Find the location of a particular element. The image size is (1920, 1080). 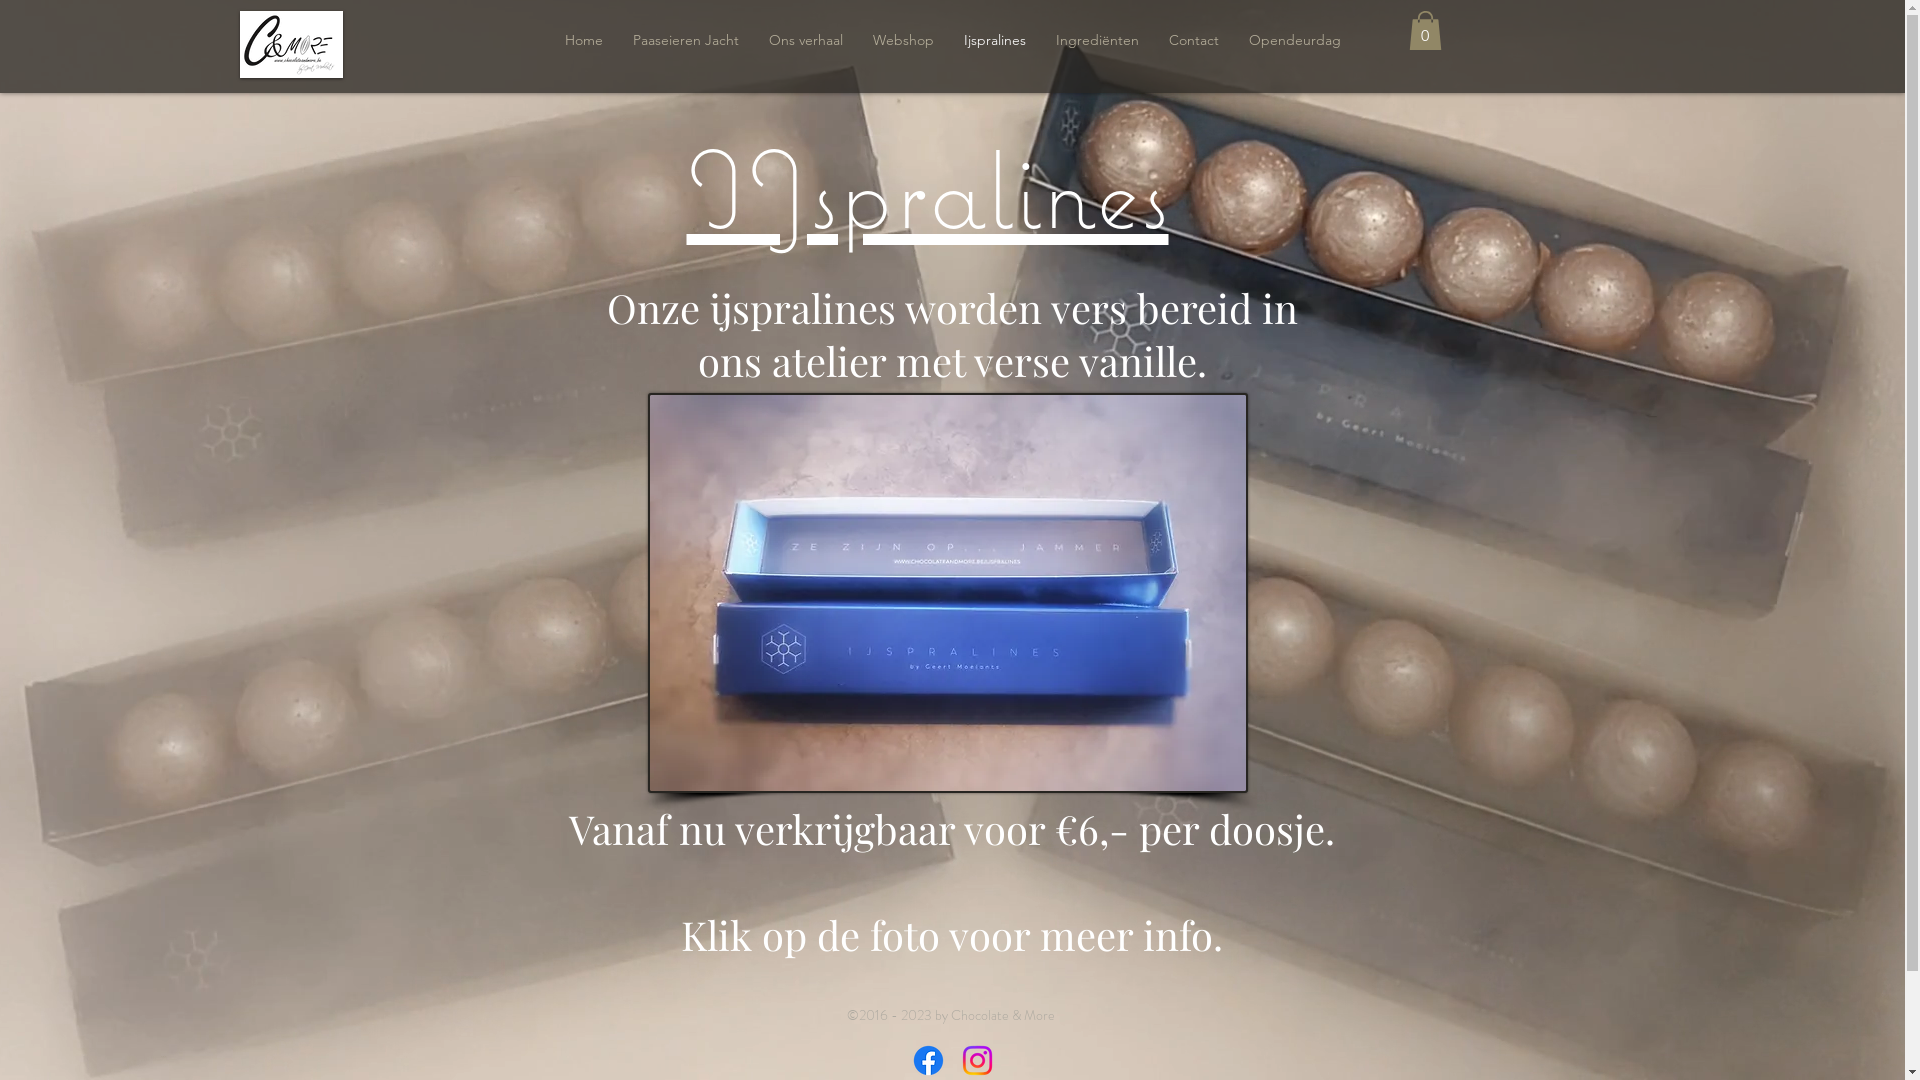

'Opendeurdag' is located at coordinates (1232, 39).